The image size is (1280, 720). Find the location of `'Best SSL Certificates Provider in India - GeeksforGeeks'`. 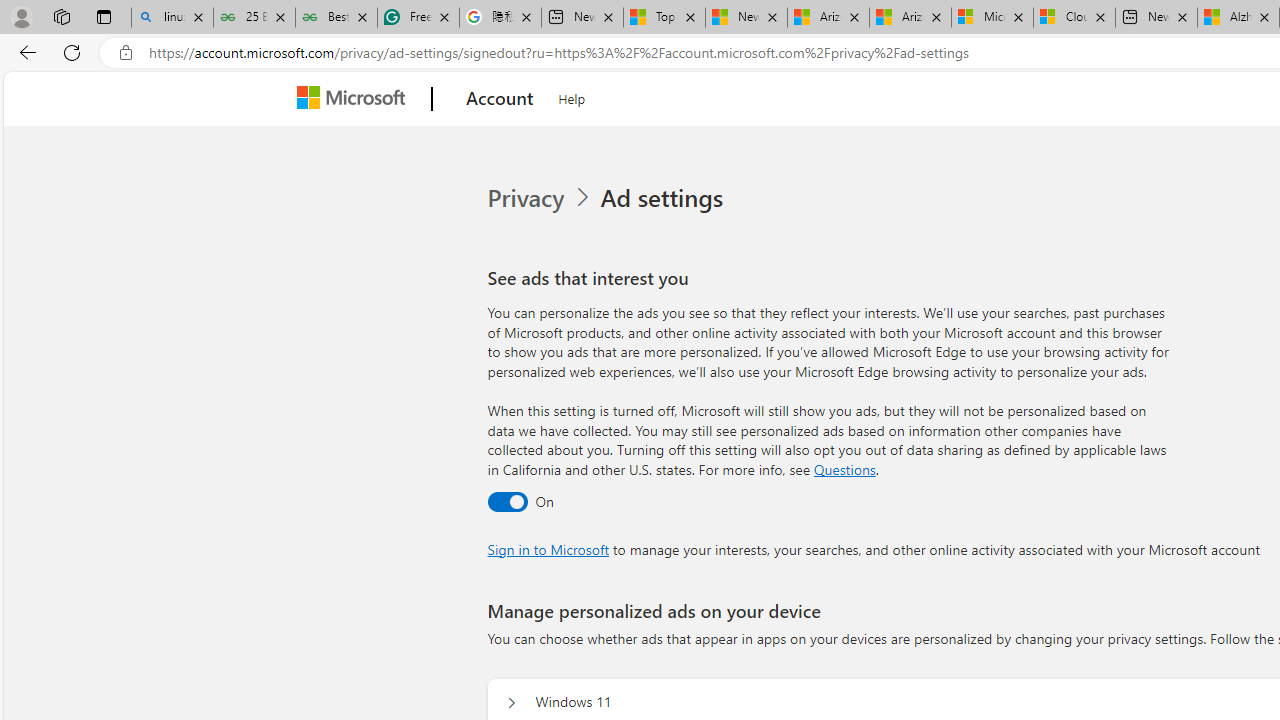

'Best SSL Certificates Provider in India - GeeksforGeeks' is located at coordinates (336, 17).